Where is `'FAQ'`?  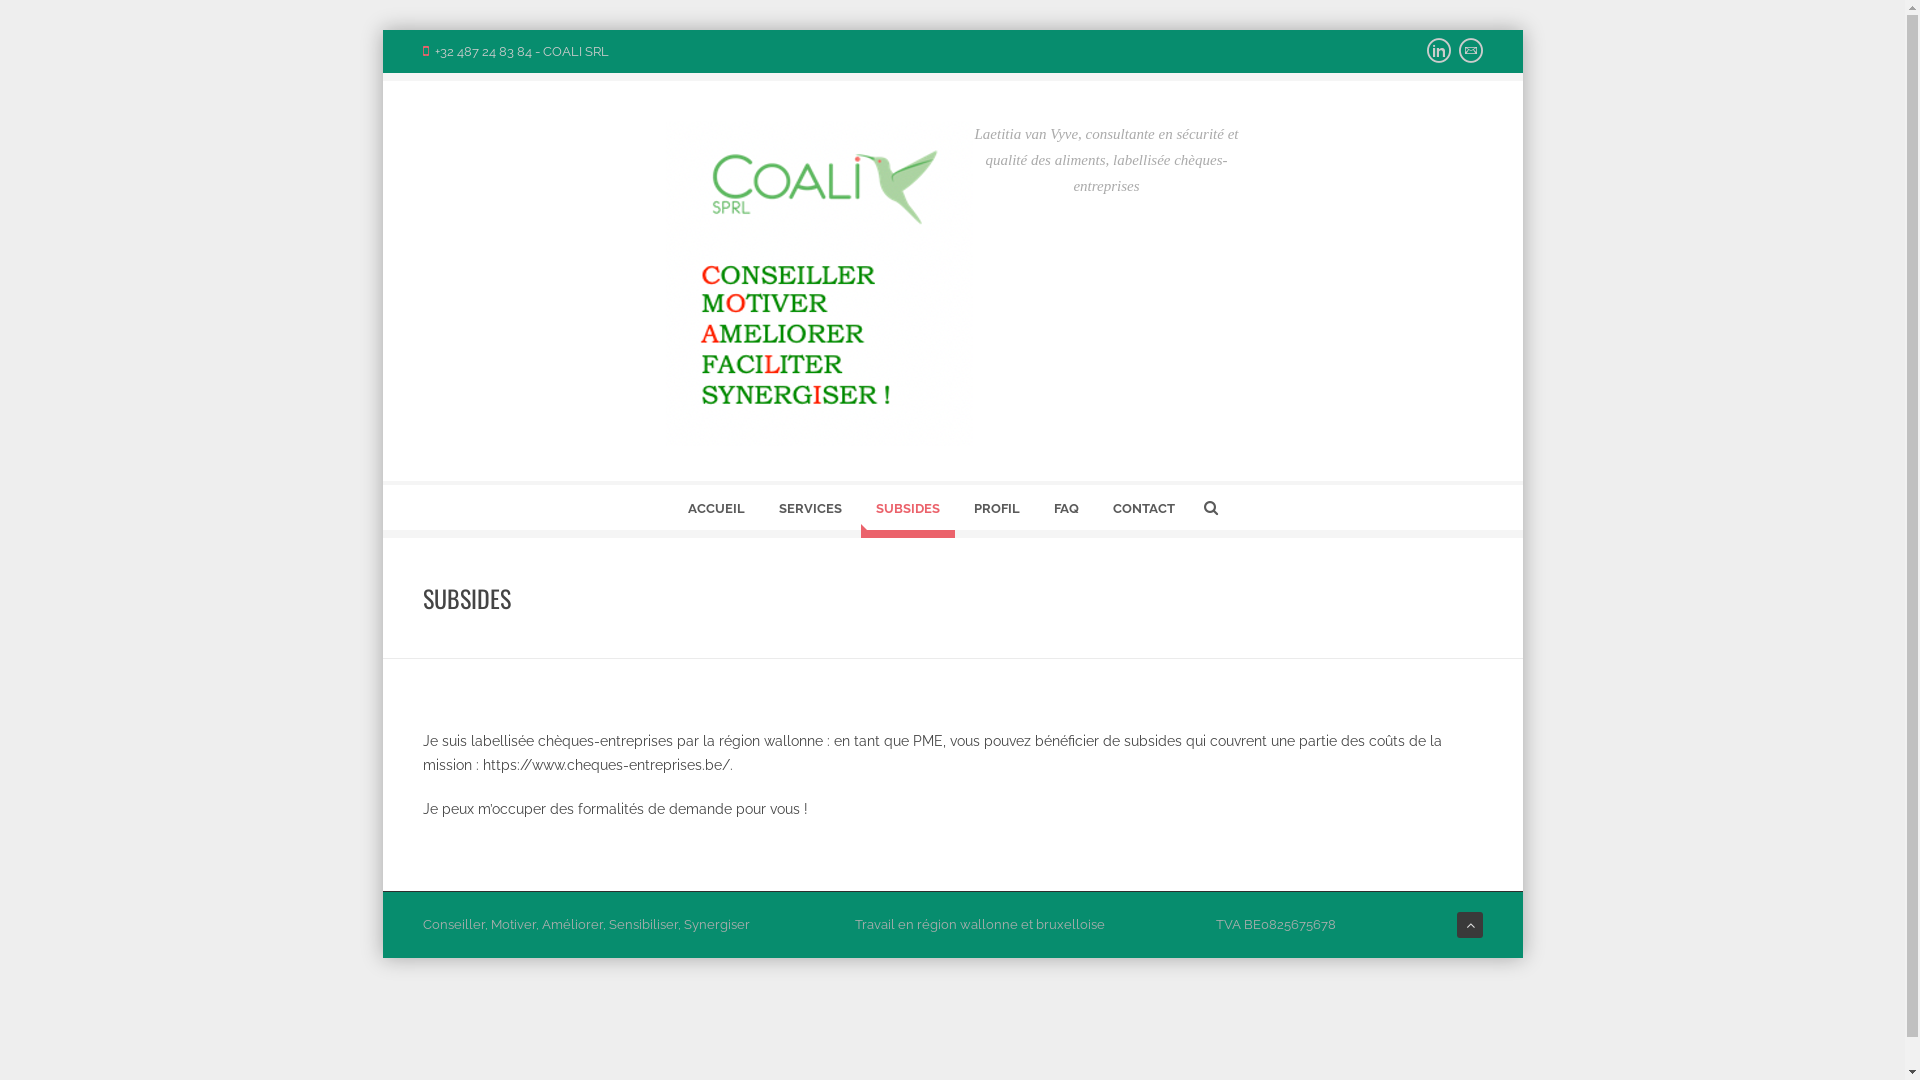 'FAQ' is located at coordinates (1064, 511).